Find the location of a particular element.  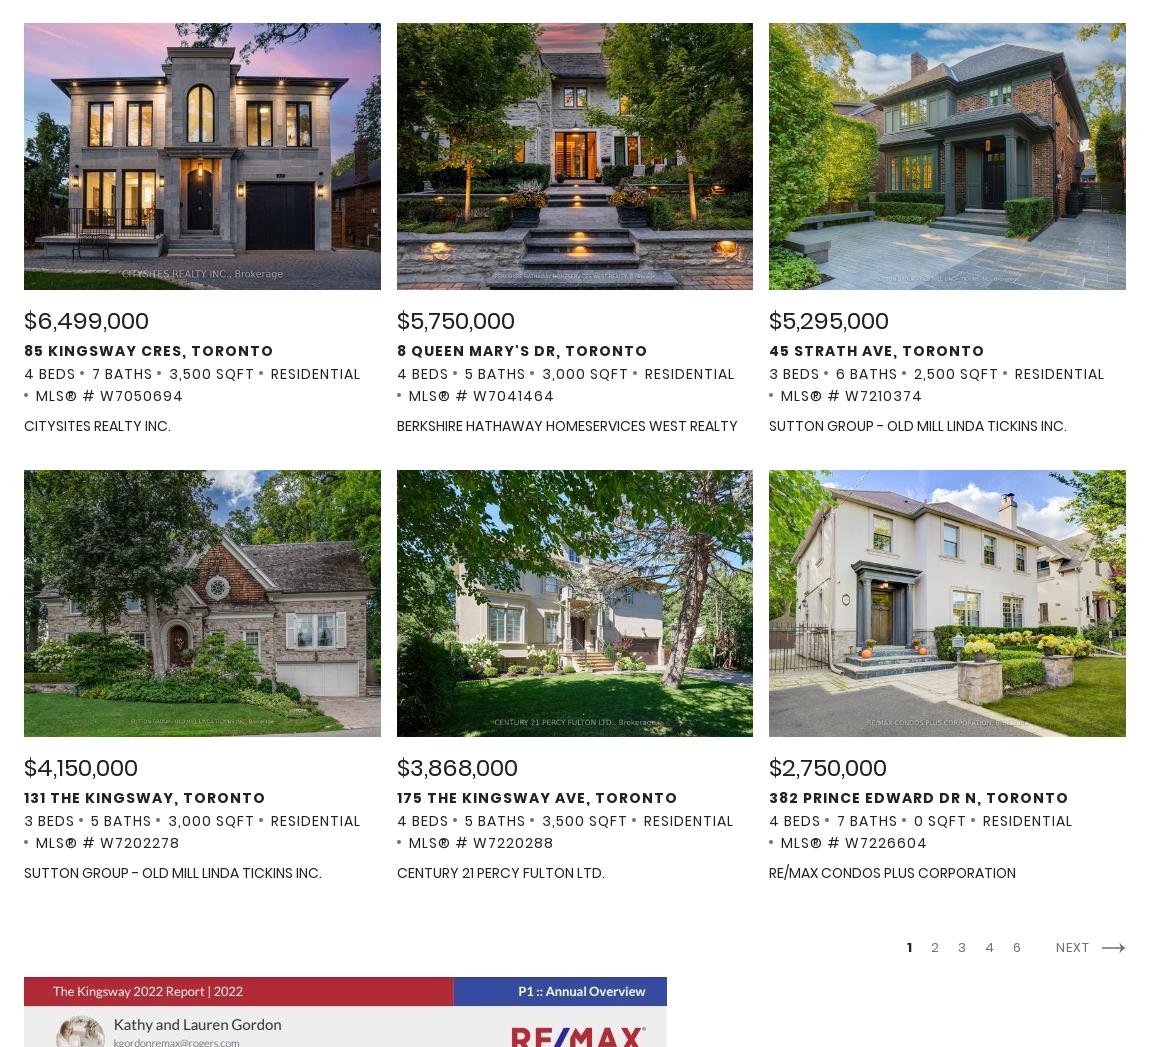

'CITYSITES REALTY INC.' is located at coordinates (96, 425).